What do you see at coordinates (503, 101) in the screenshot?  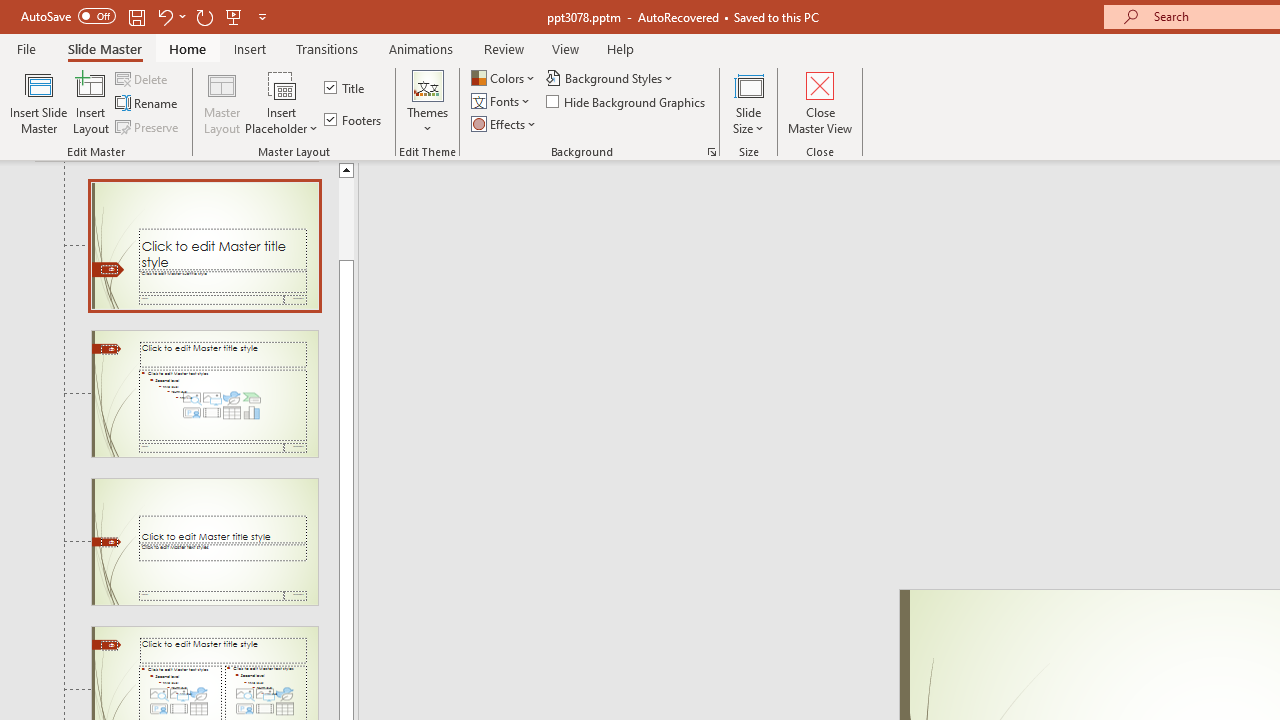 I see `'Fonts'` at bounding box center [503, 101].